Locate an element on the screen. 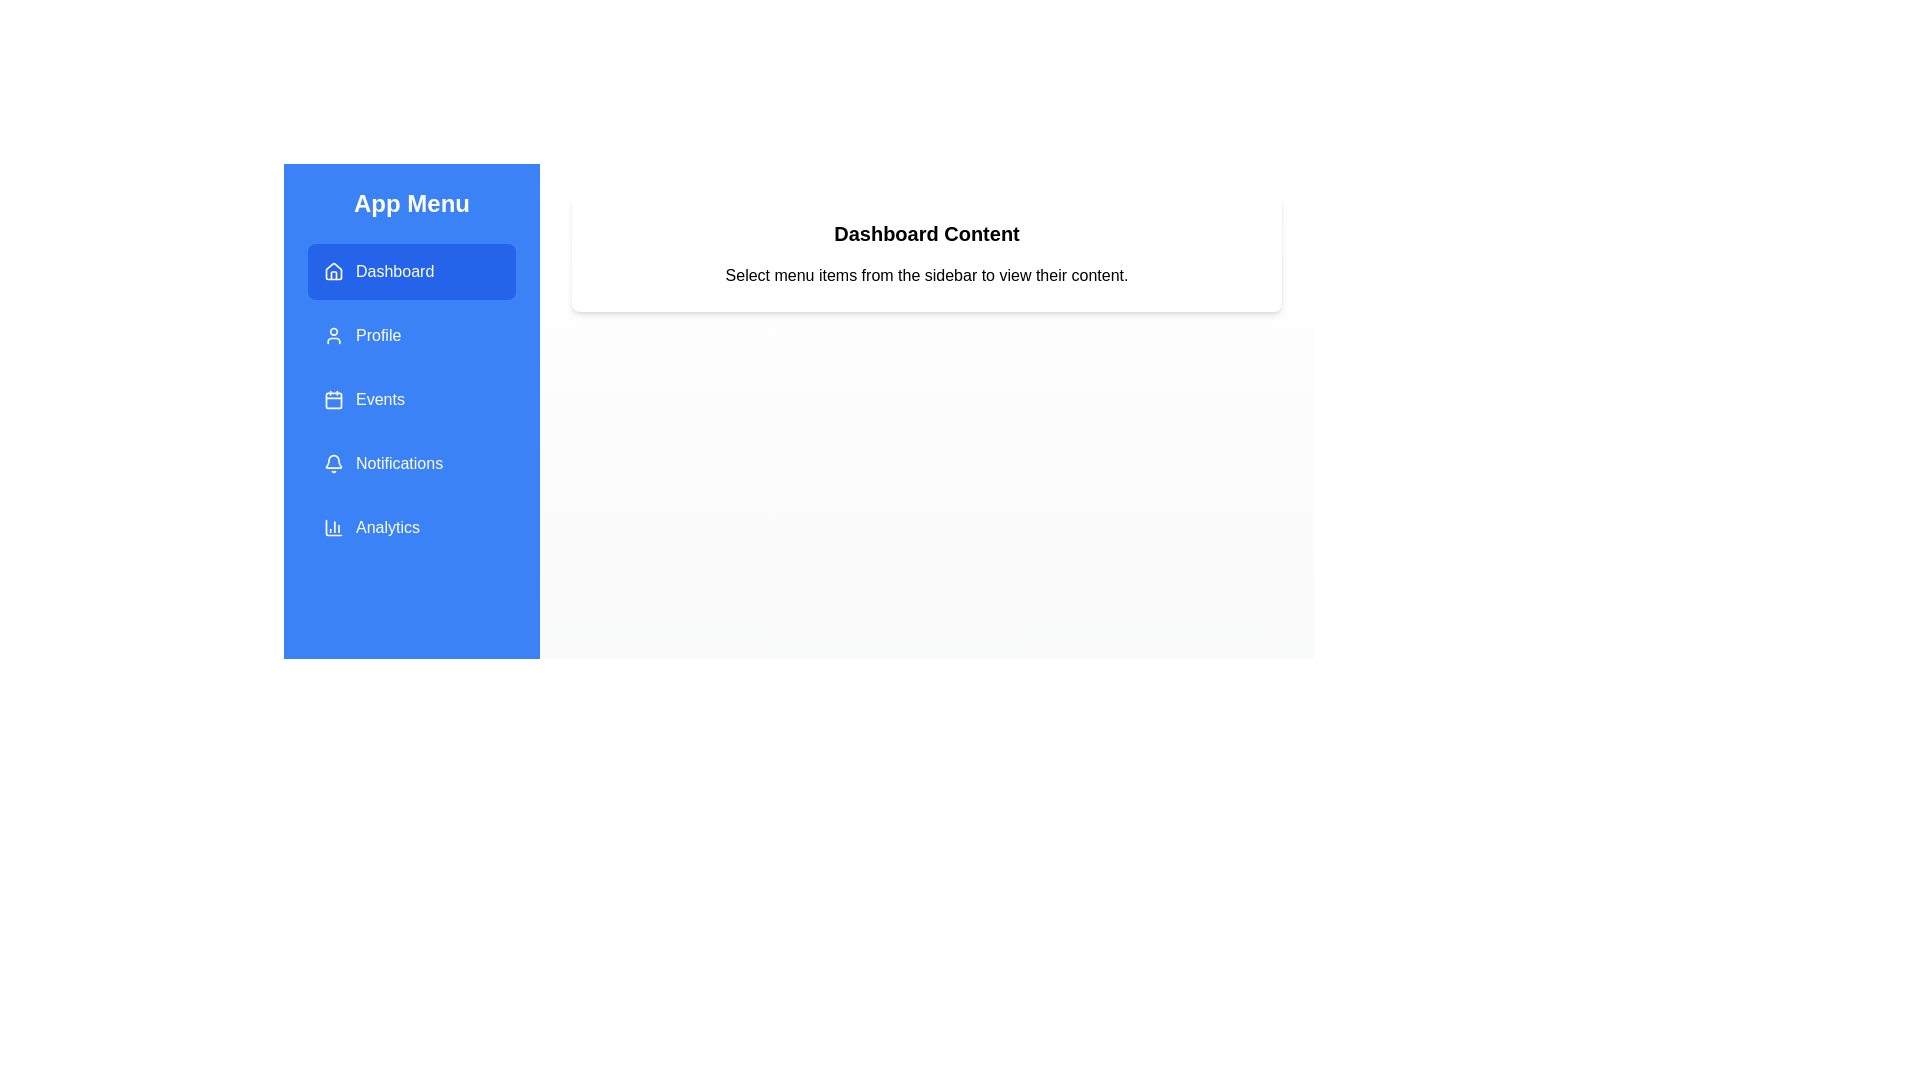  the menu item Profile from the sidebar is located at coordinates (411, 334).